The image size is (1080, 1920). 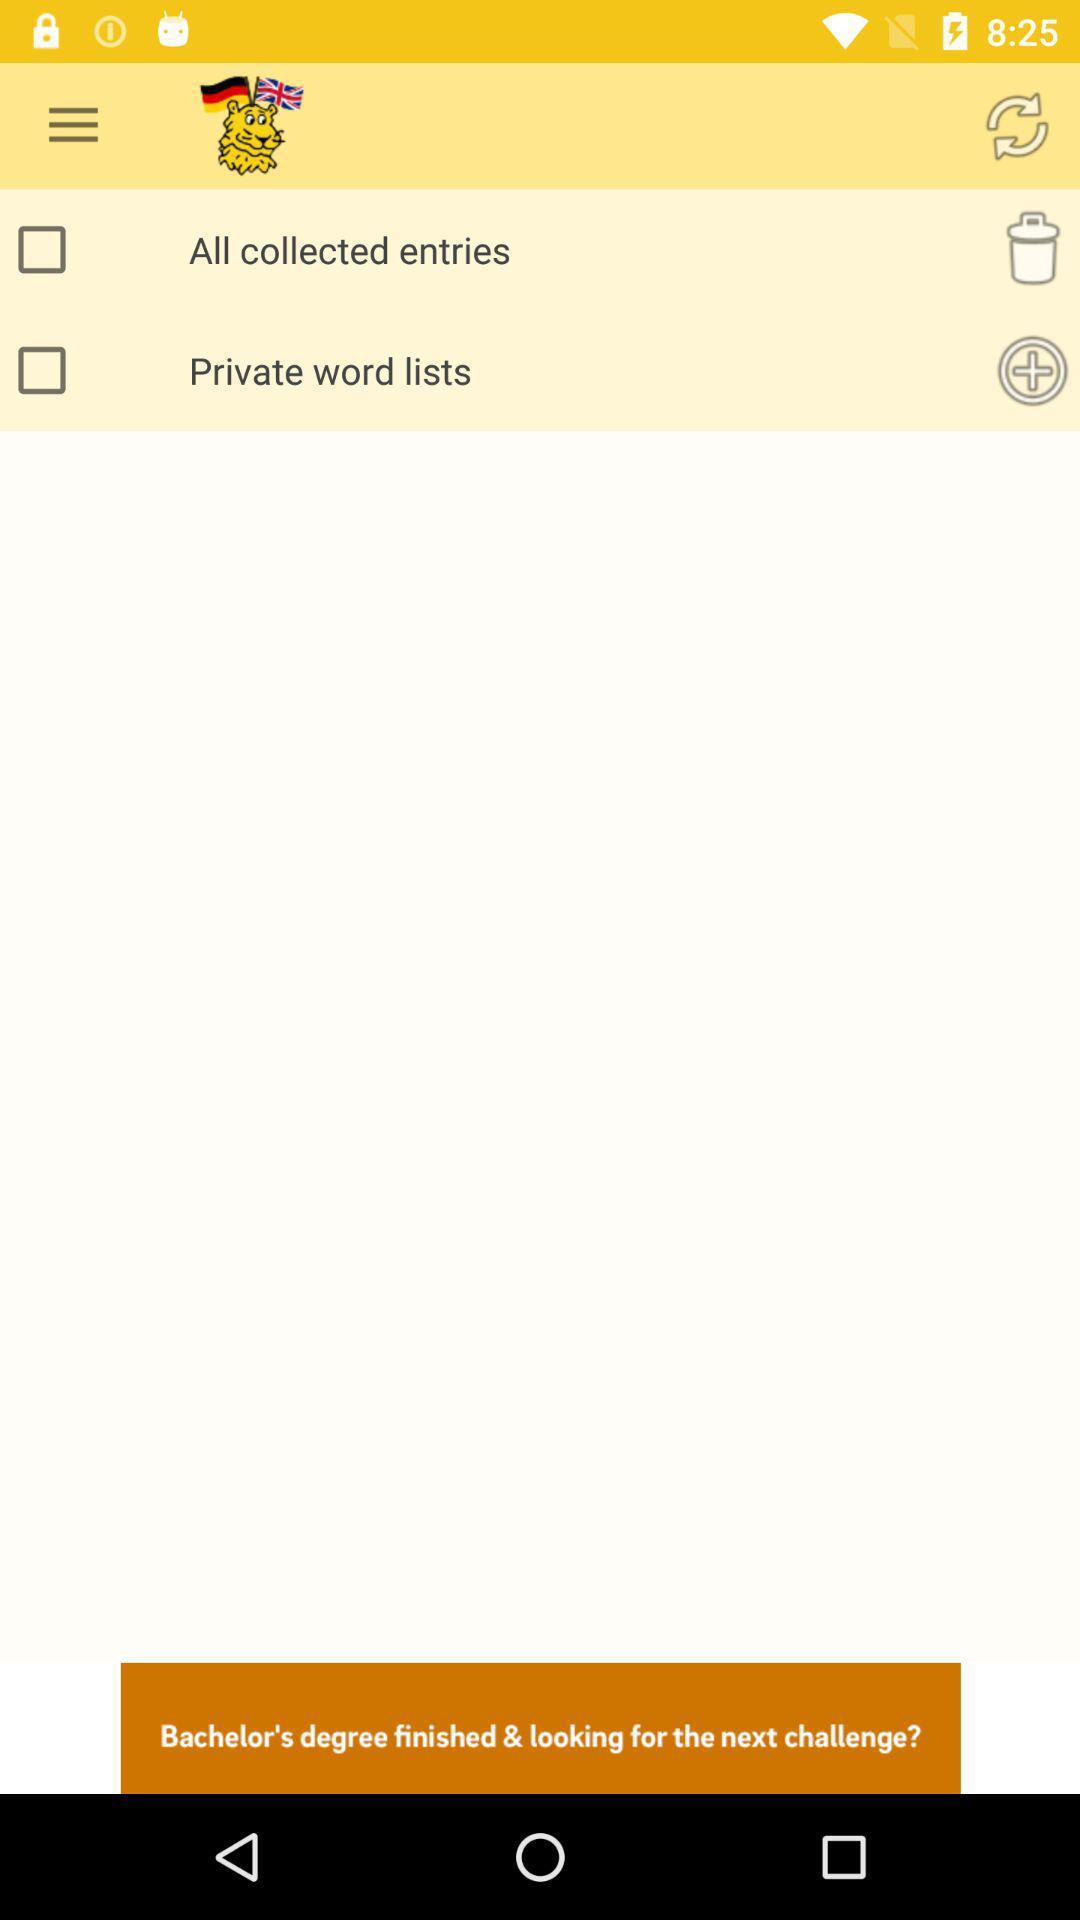 What do you see at coordinates (1032, 370) in the screenshot?
I see `words` at bounding box center [1032, 370].